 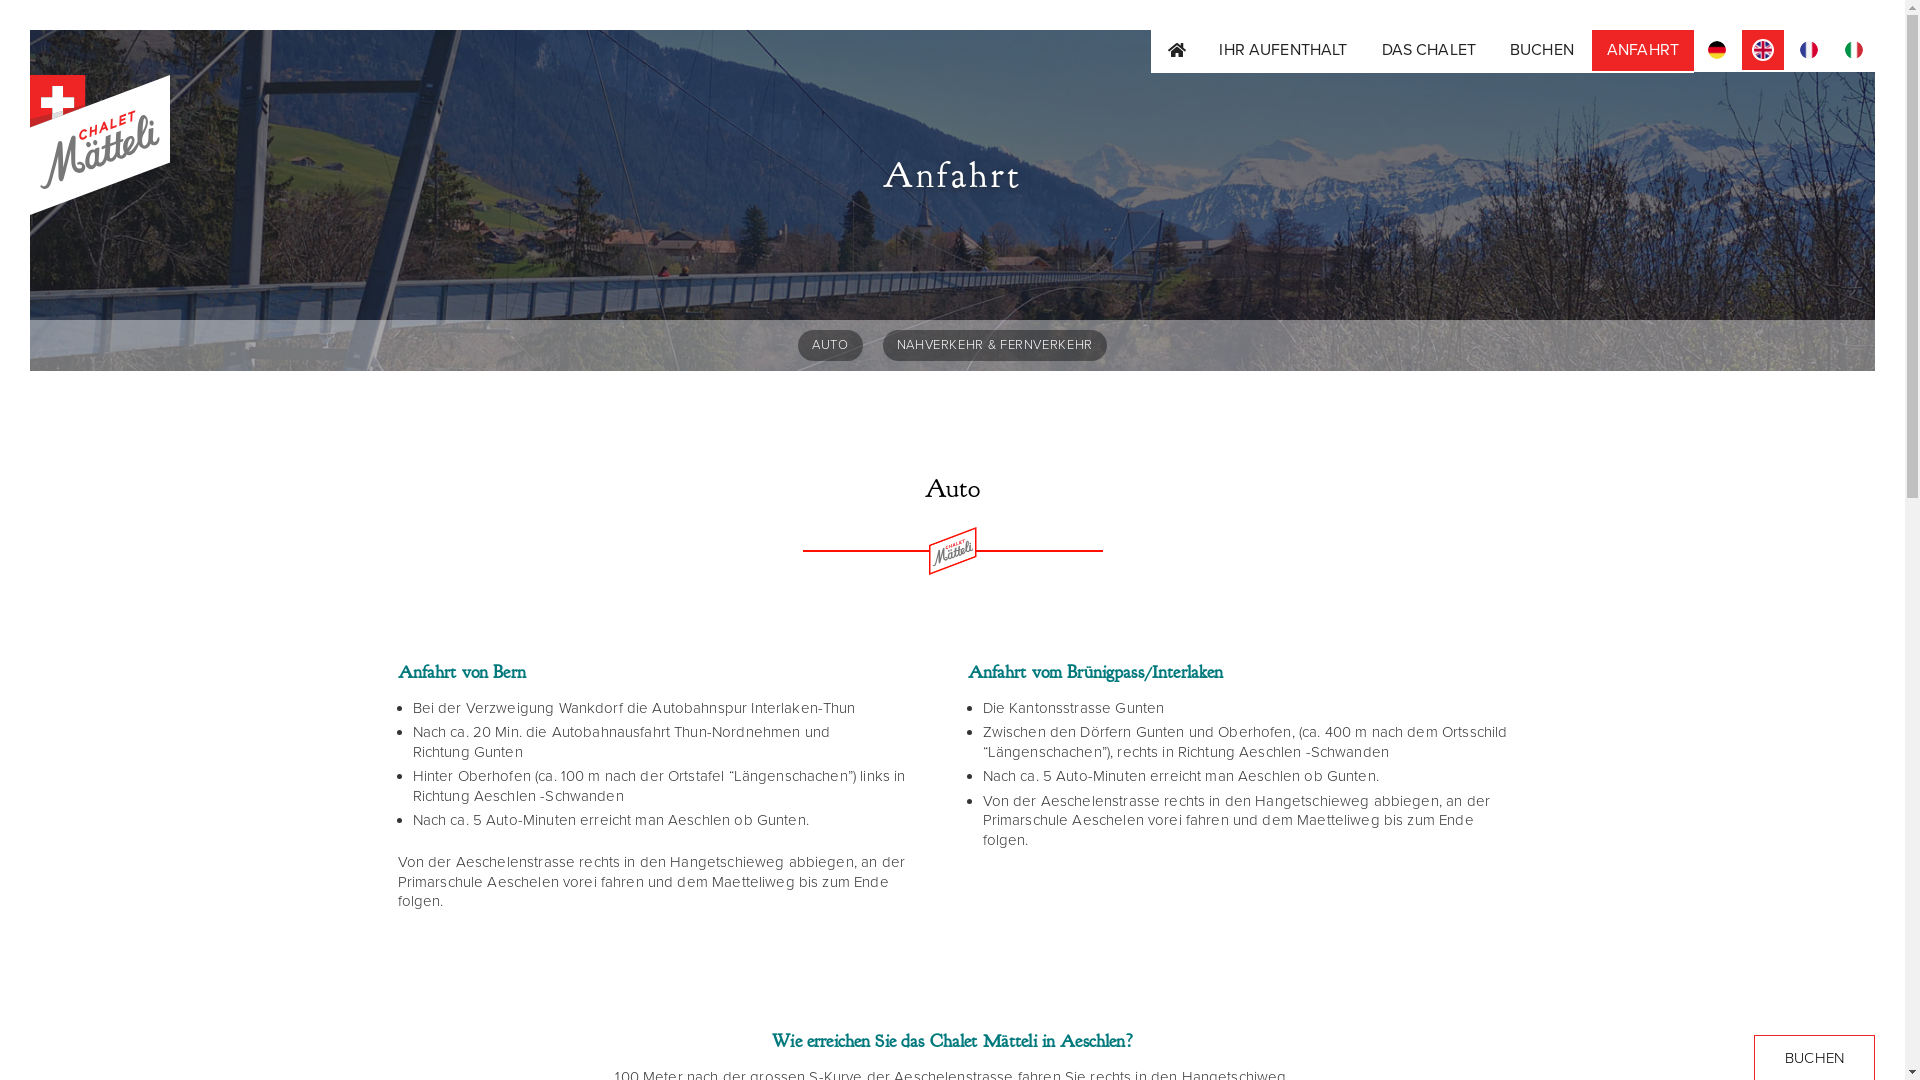 What do you see at coordinates (1176, 50) in the screenshot?
I see `'HOME'` at bounding box center [1176, 50].